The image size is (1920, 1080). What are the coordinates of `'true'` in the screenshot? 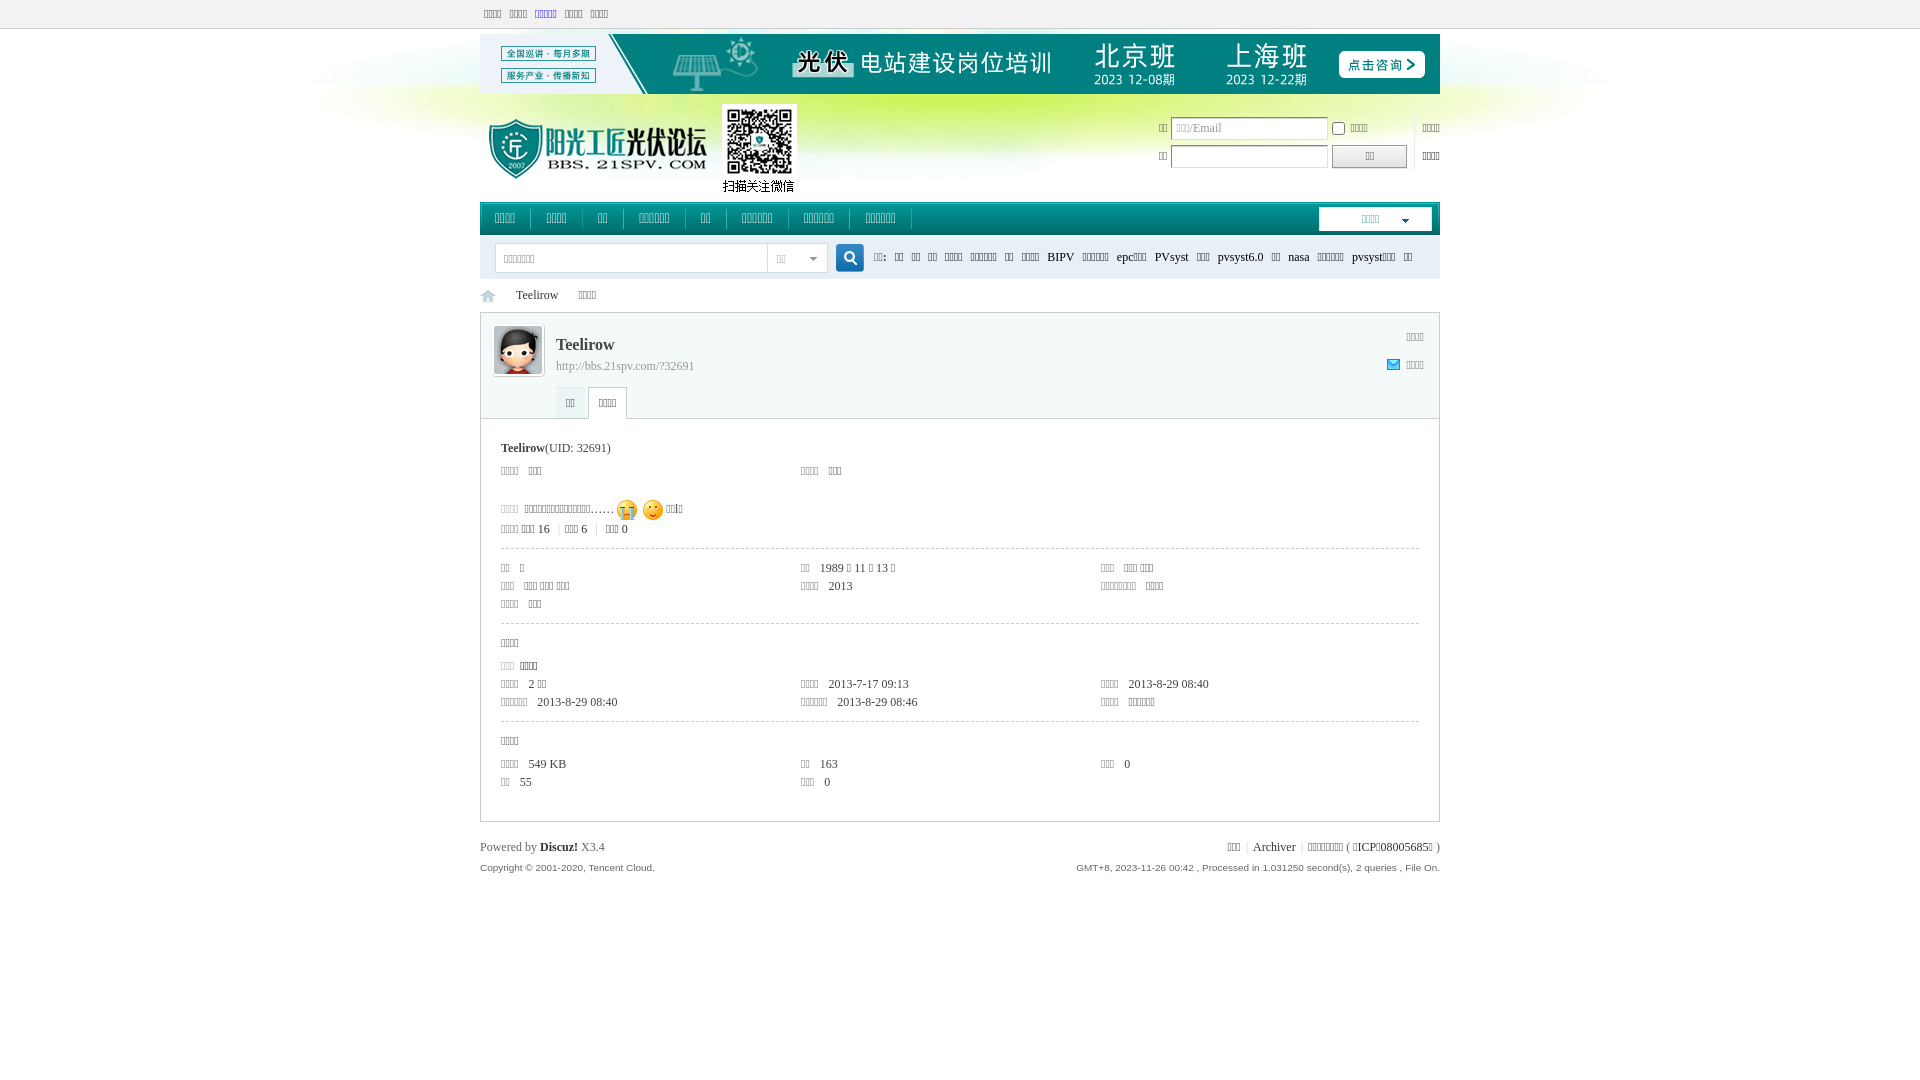 It's located at (842, 257).